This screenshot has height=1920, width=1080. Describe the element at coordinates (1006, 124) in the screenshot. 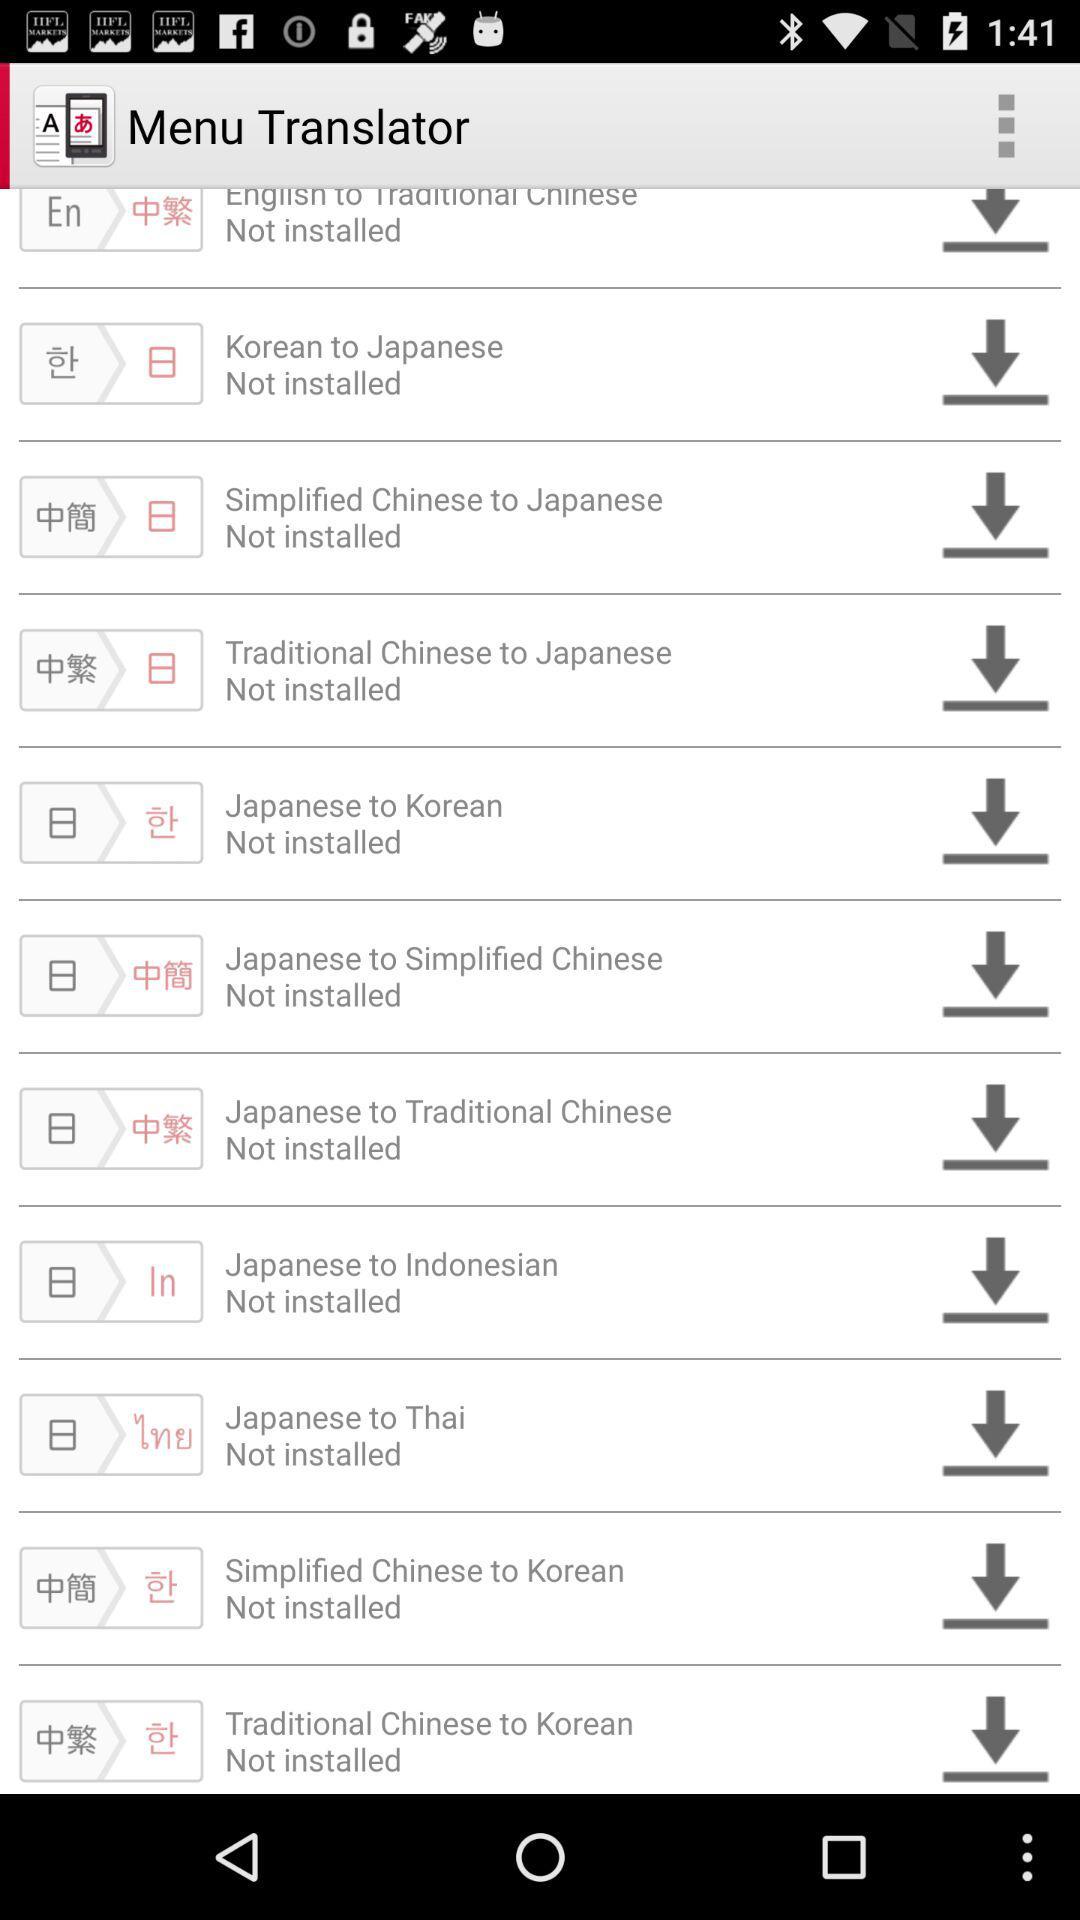

I see `app to the right of english to traditional` at that location.